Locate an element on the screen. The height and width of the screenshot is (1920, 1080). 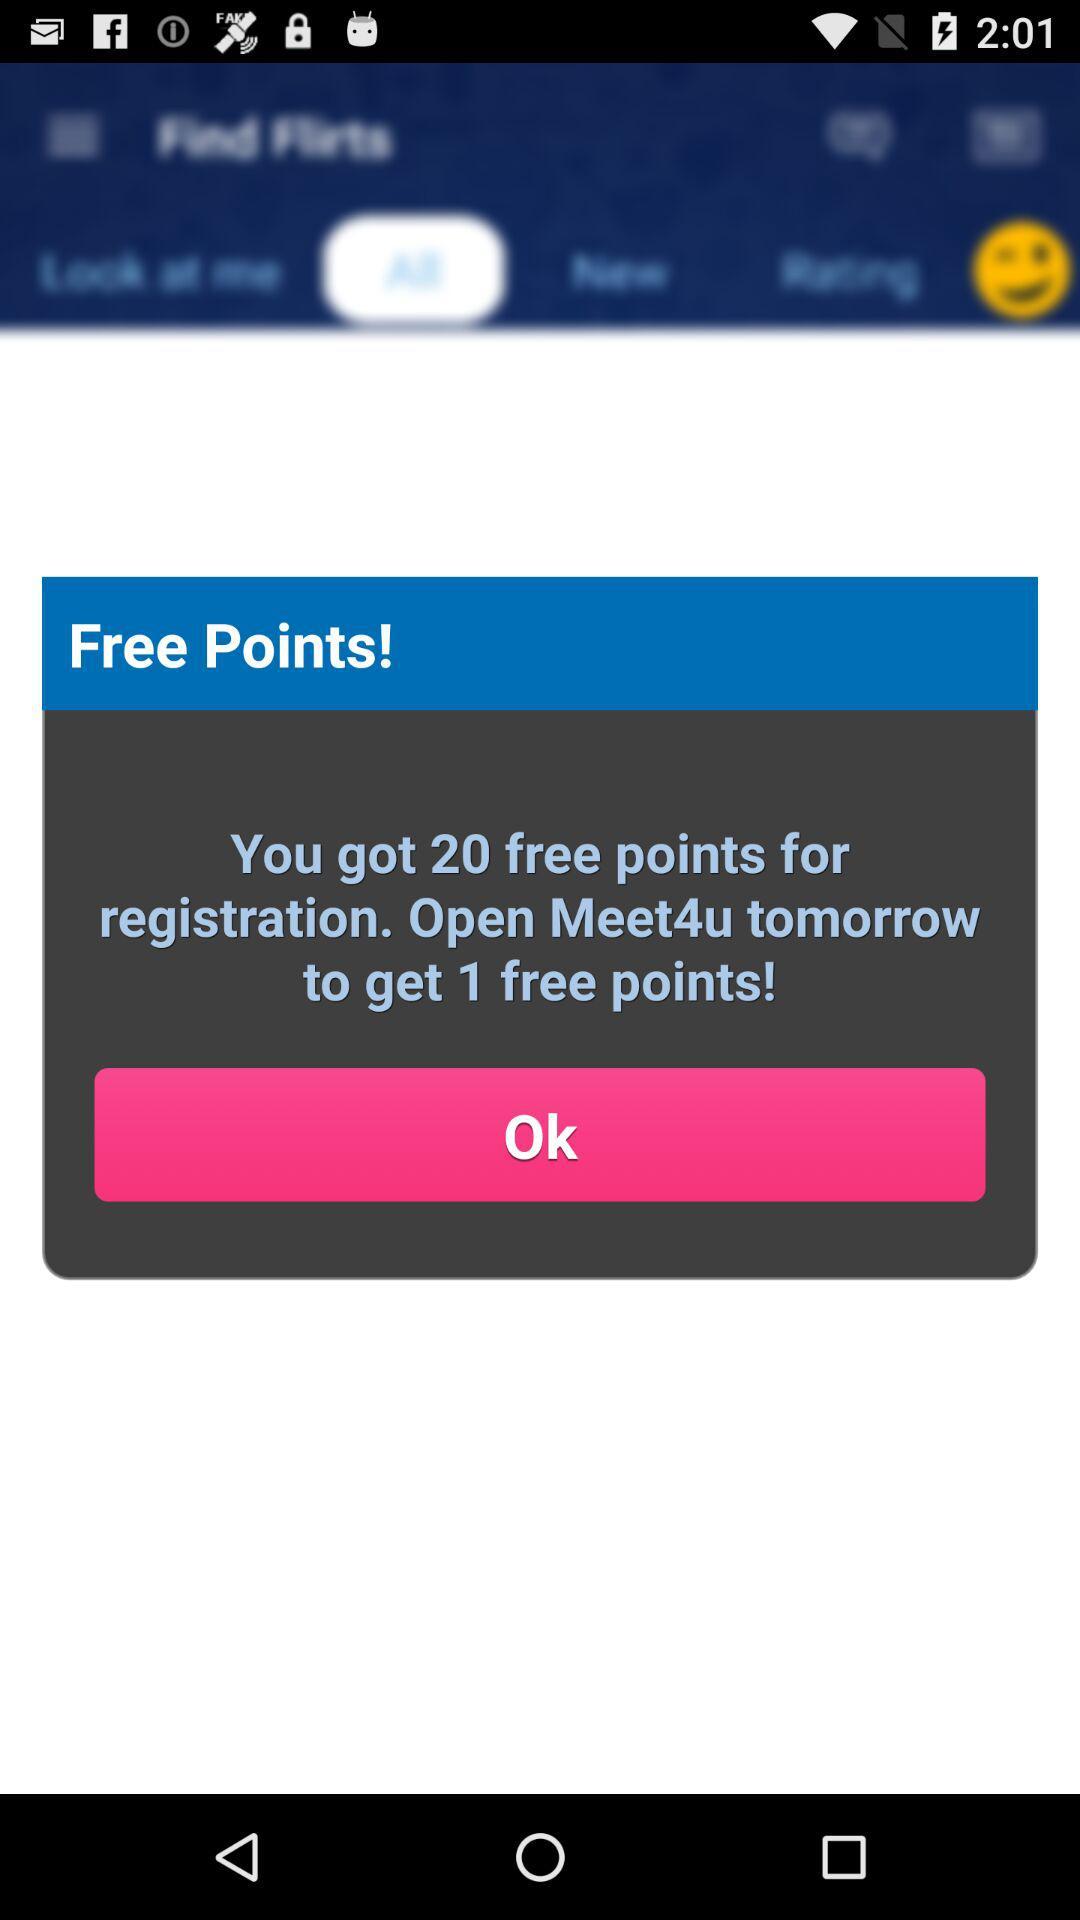
ok is located at coordinates (540, 1134).